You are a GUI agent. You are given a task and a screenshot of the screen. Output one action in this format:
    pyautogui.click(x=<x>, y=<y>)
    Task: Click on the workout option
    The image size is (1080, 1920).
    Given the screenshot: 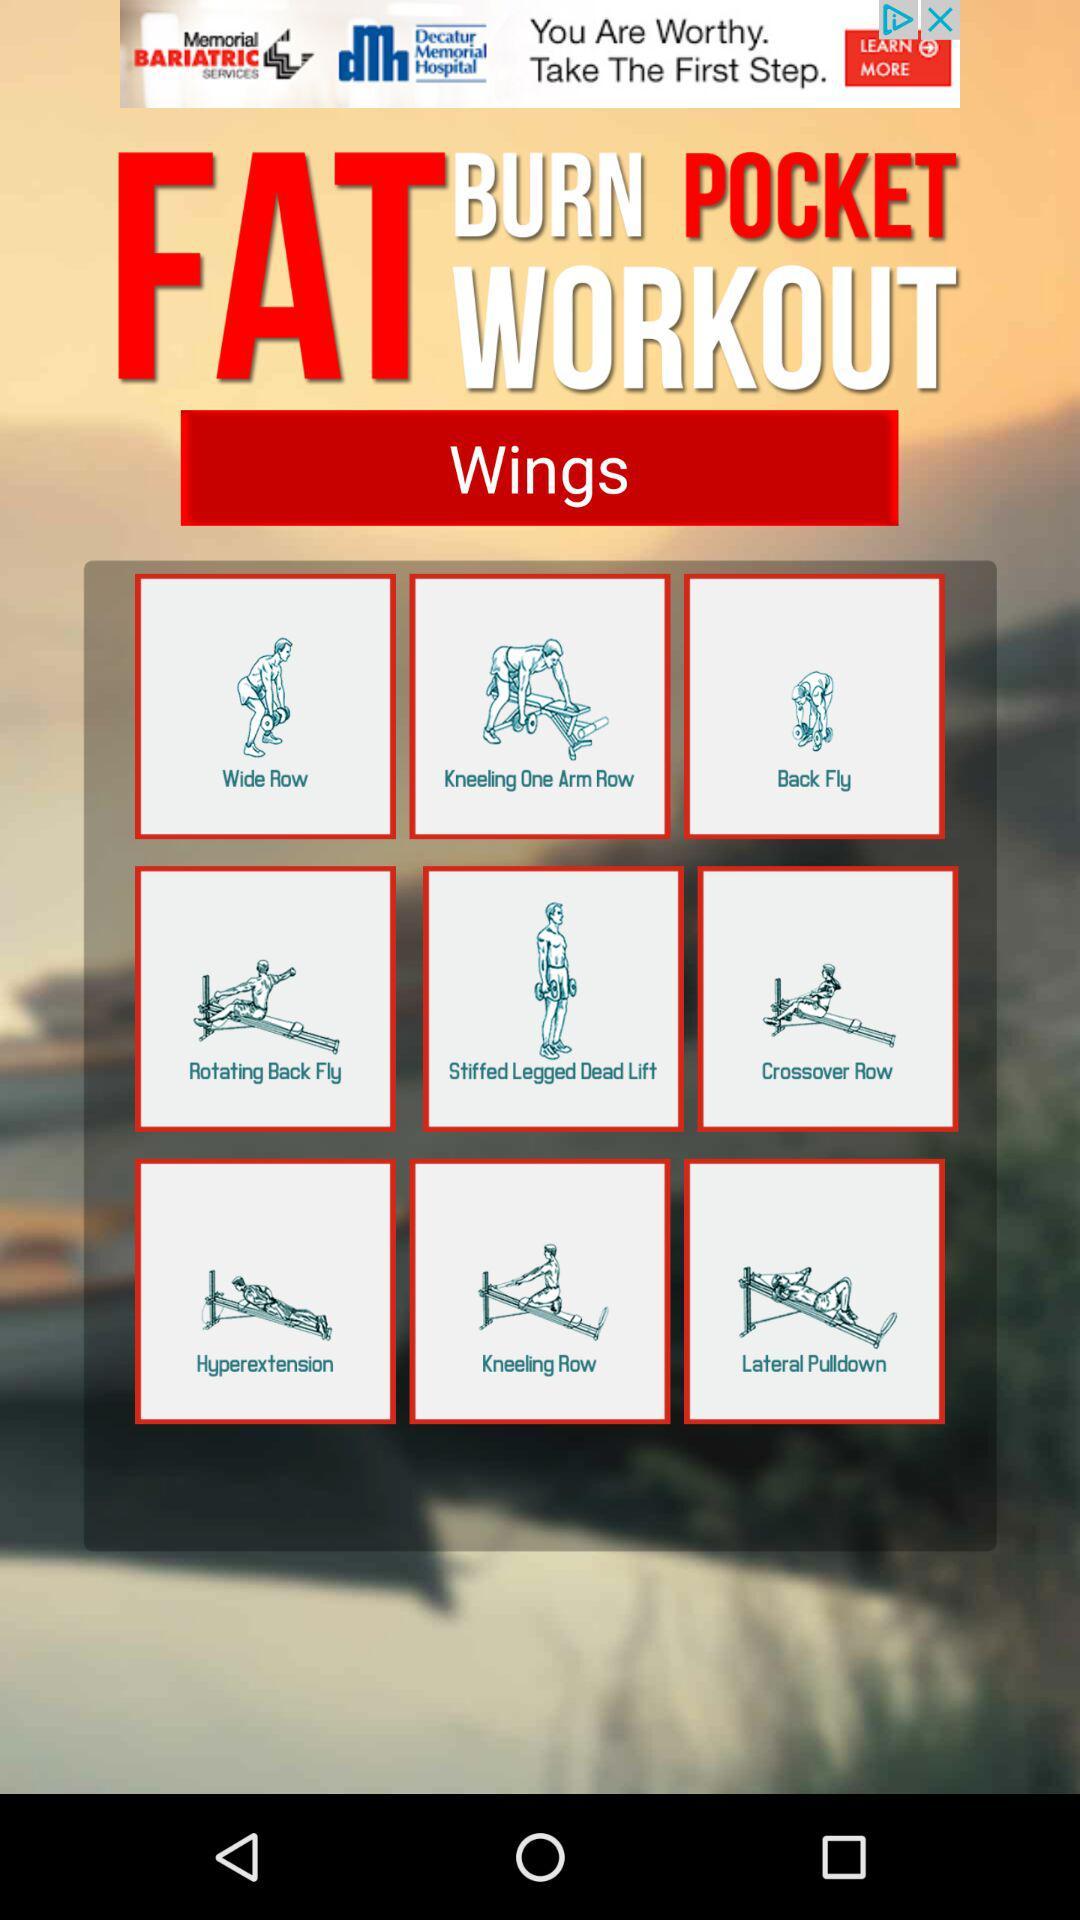 What is the action you would take?
    pyautogui.click(x=540, y=1291)
    